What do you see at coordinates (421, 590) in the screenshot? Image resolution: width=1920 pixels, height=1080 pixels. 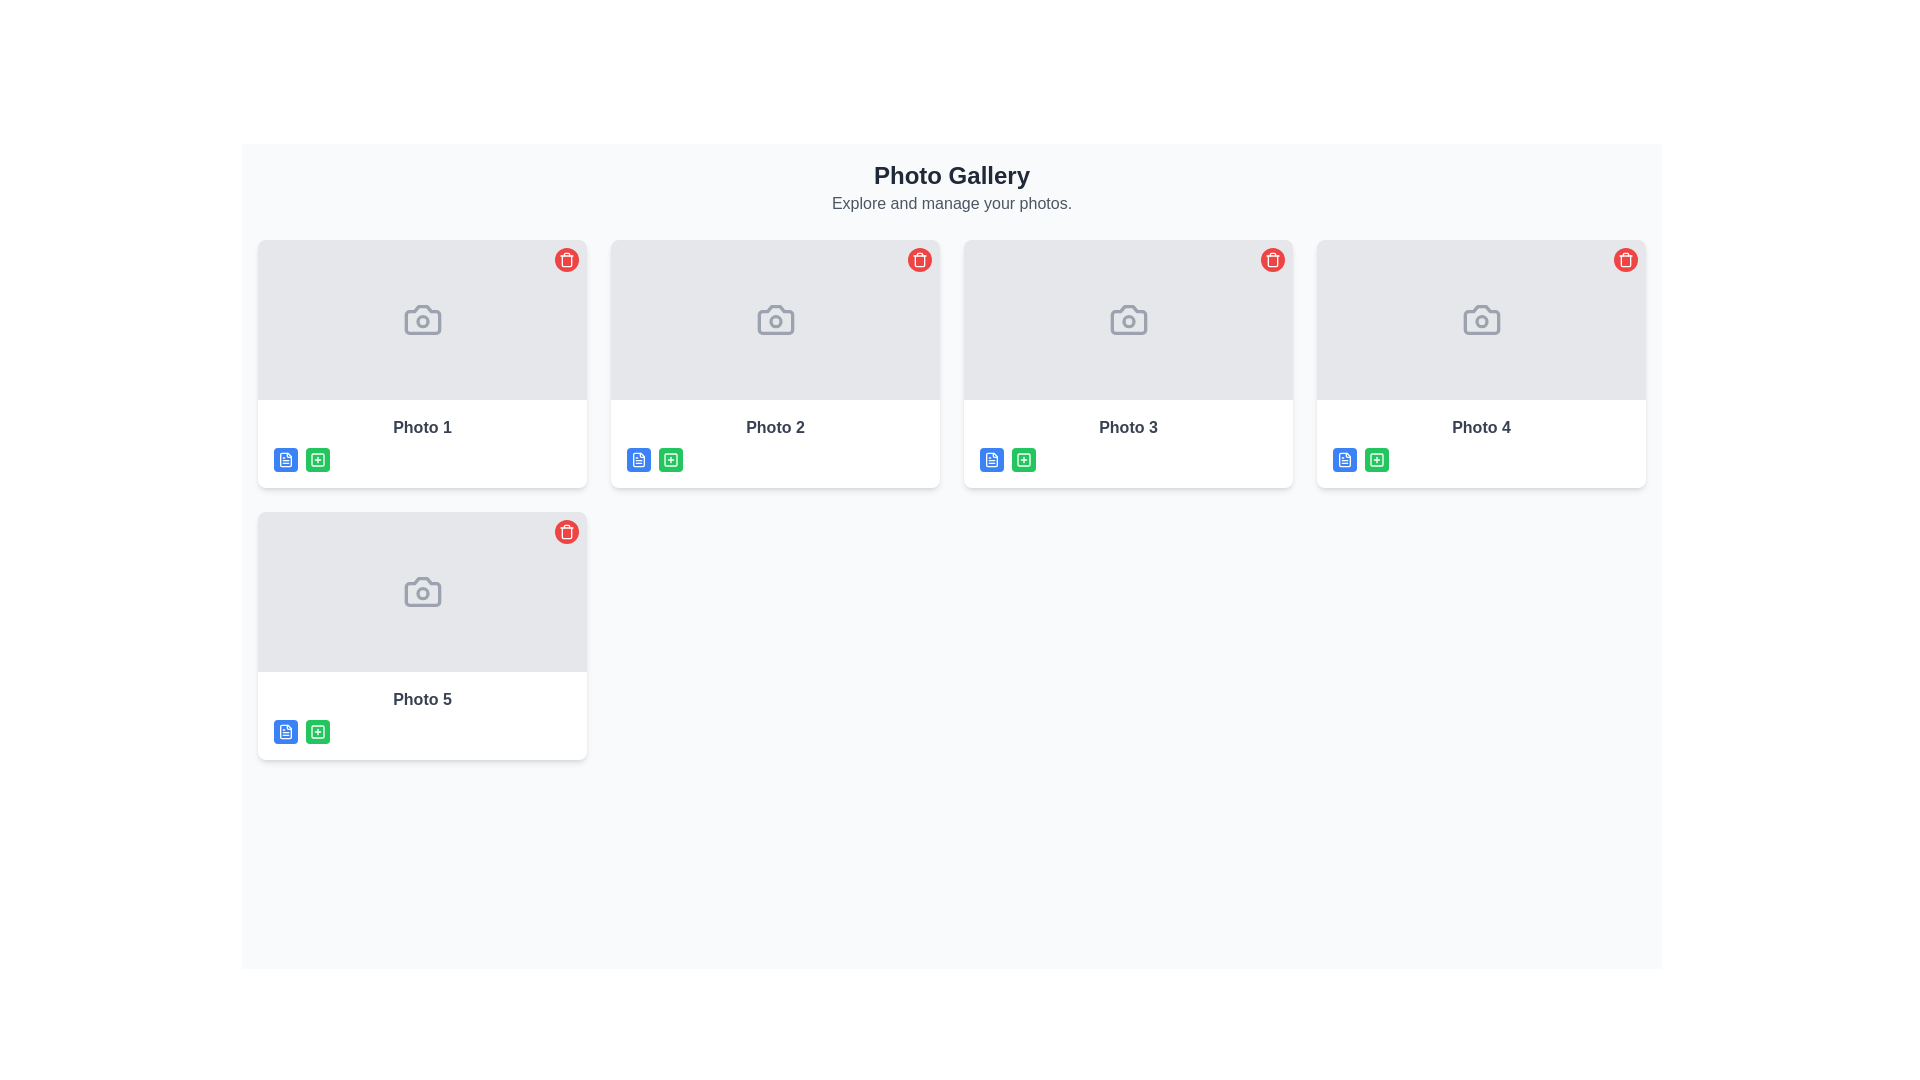 I see `the left section of the camera icon within the 'Photo 5' thumbnail box located in the bottom-left corner of the gallery layout` at bounding box center [421, 590].